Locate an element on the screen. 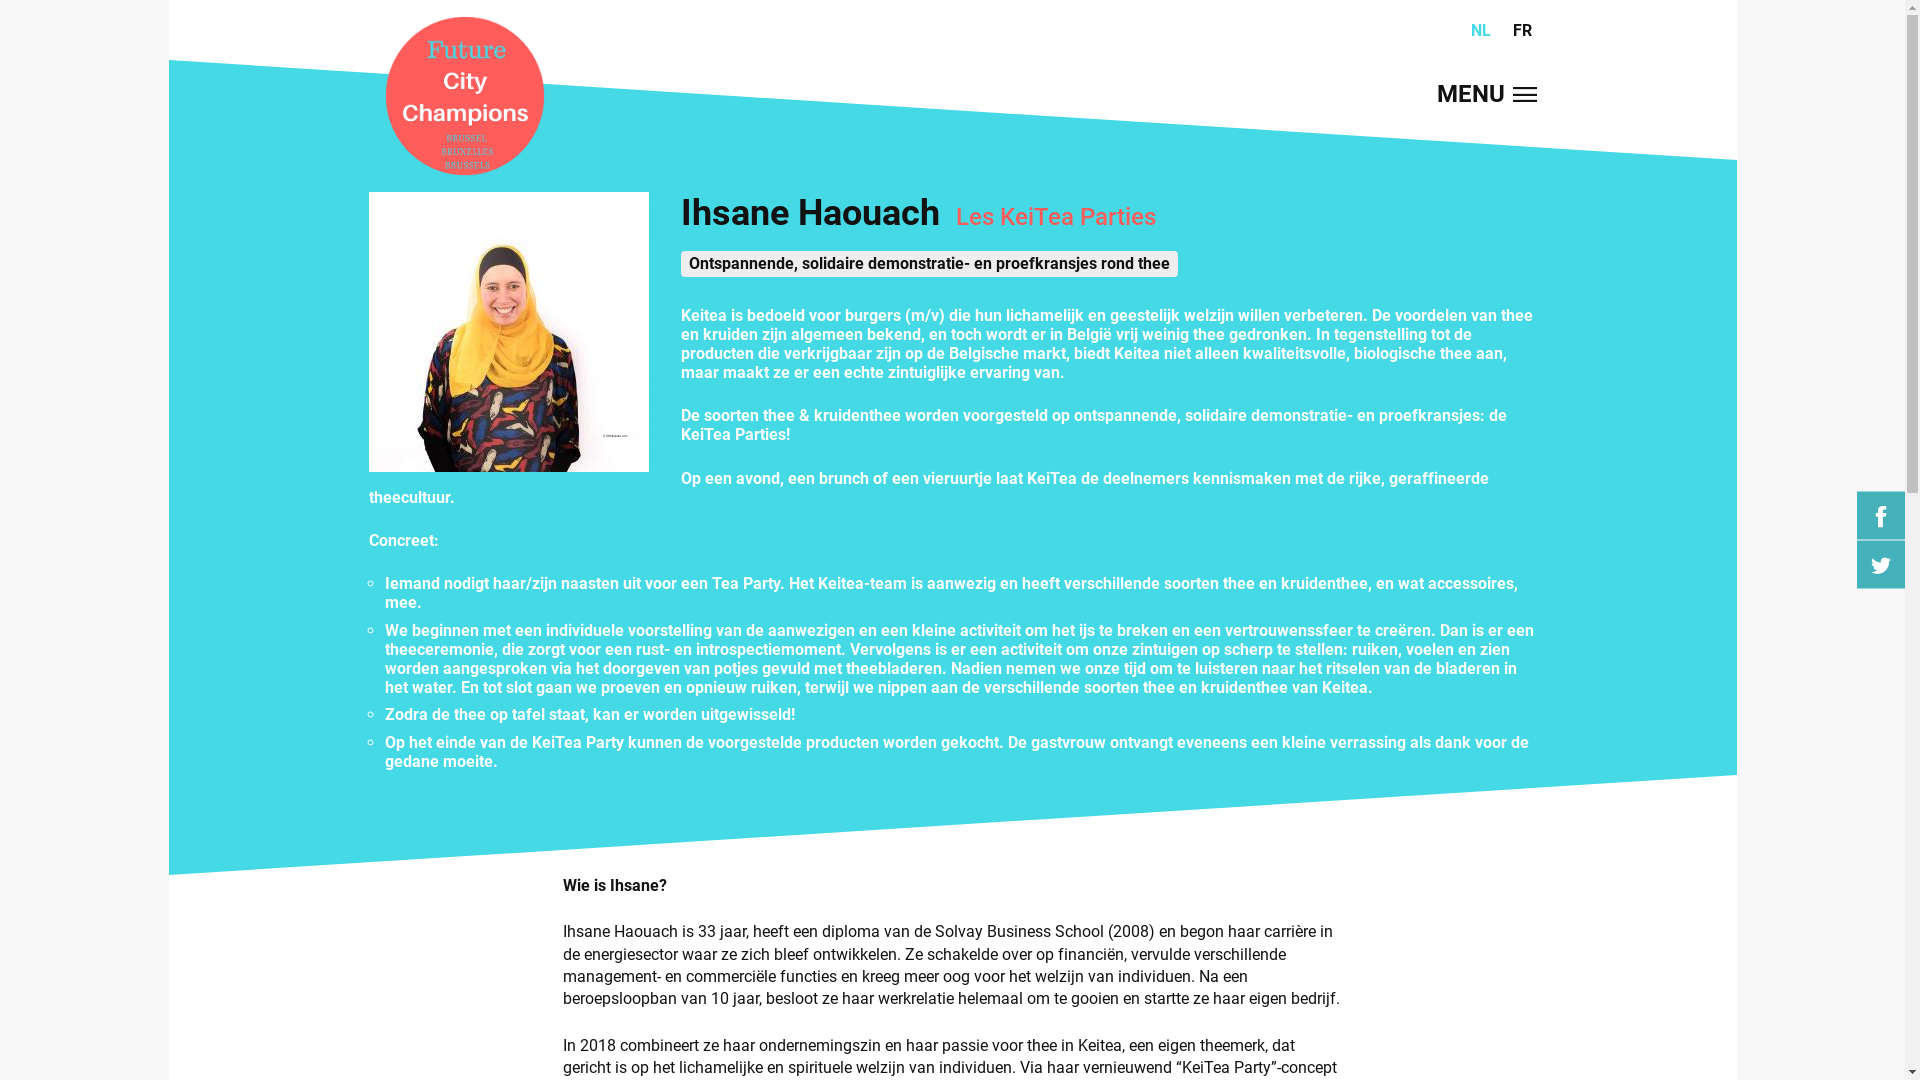  'MENU' is located at coordinates (1434, 95).